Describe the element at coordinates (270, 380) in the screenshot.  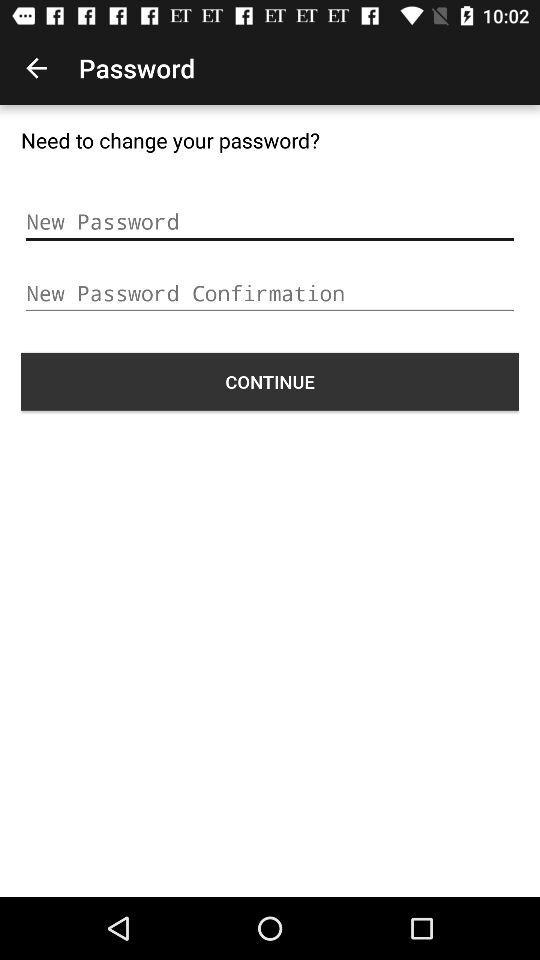
I see `continue icon` at that location.